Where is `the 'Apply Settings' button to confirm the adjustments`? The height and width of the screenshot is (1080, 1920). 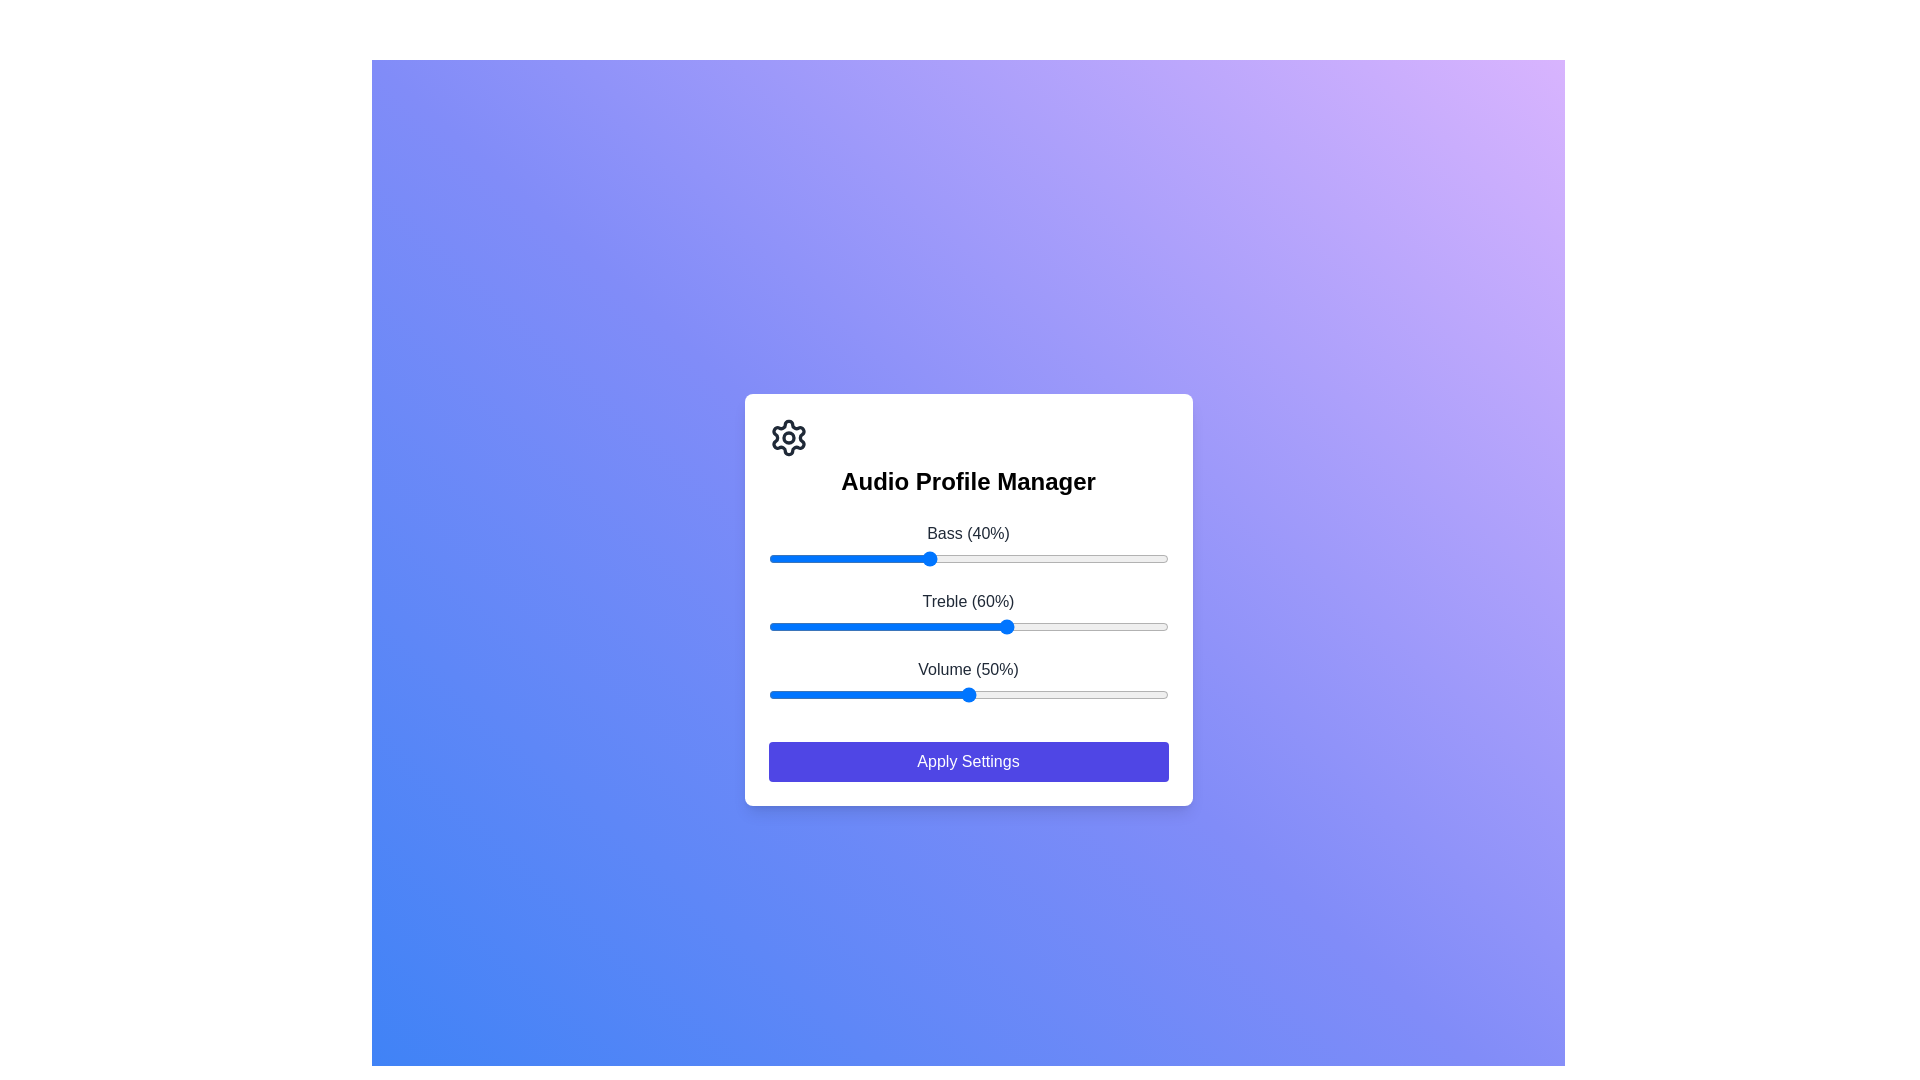
the 'Apply Settings' button to confirm the adjustments is located at coordinates (968, 762).